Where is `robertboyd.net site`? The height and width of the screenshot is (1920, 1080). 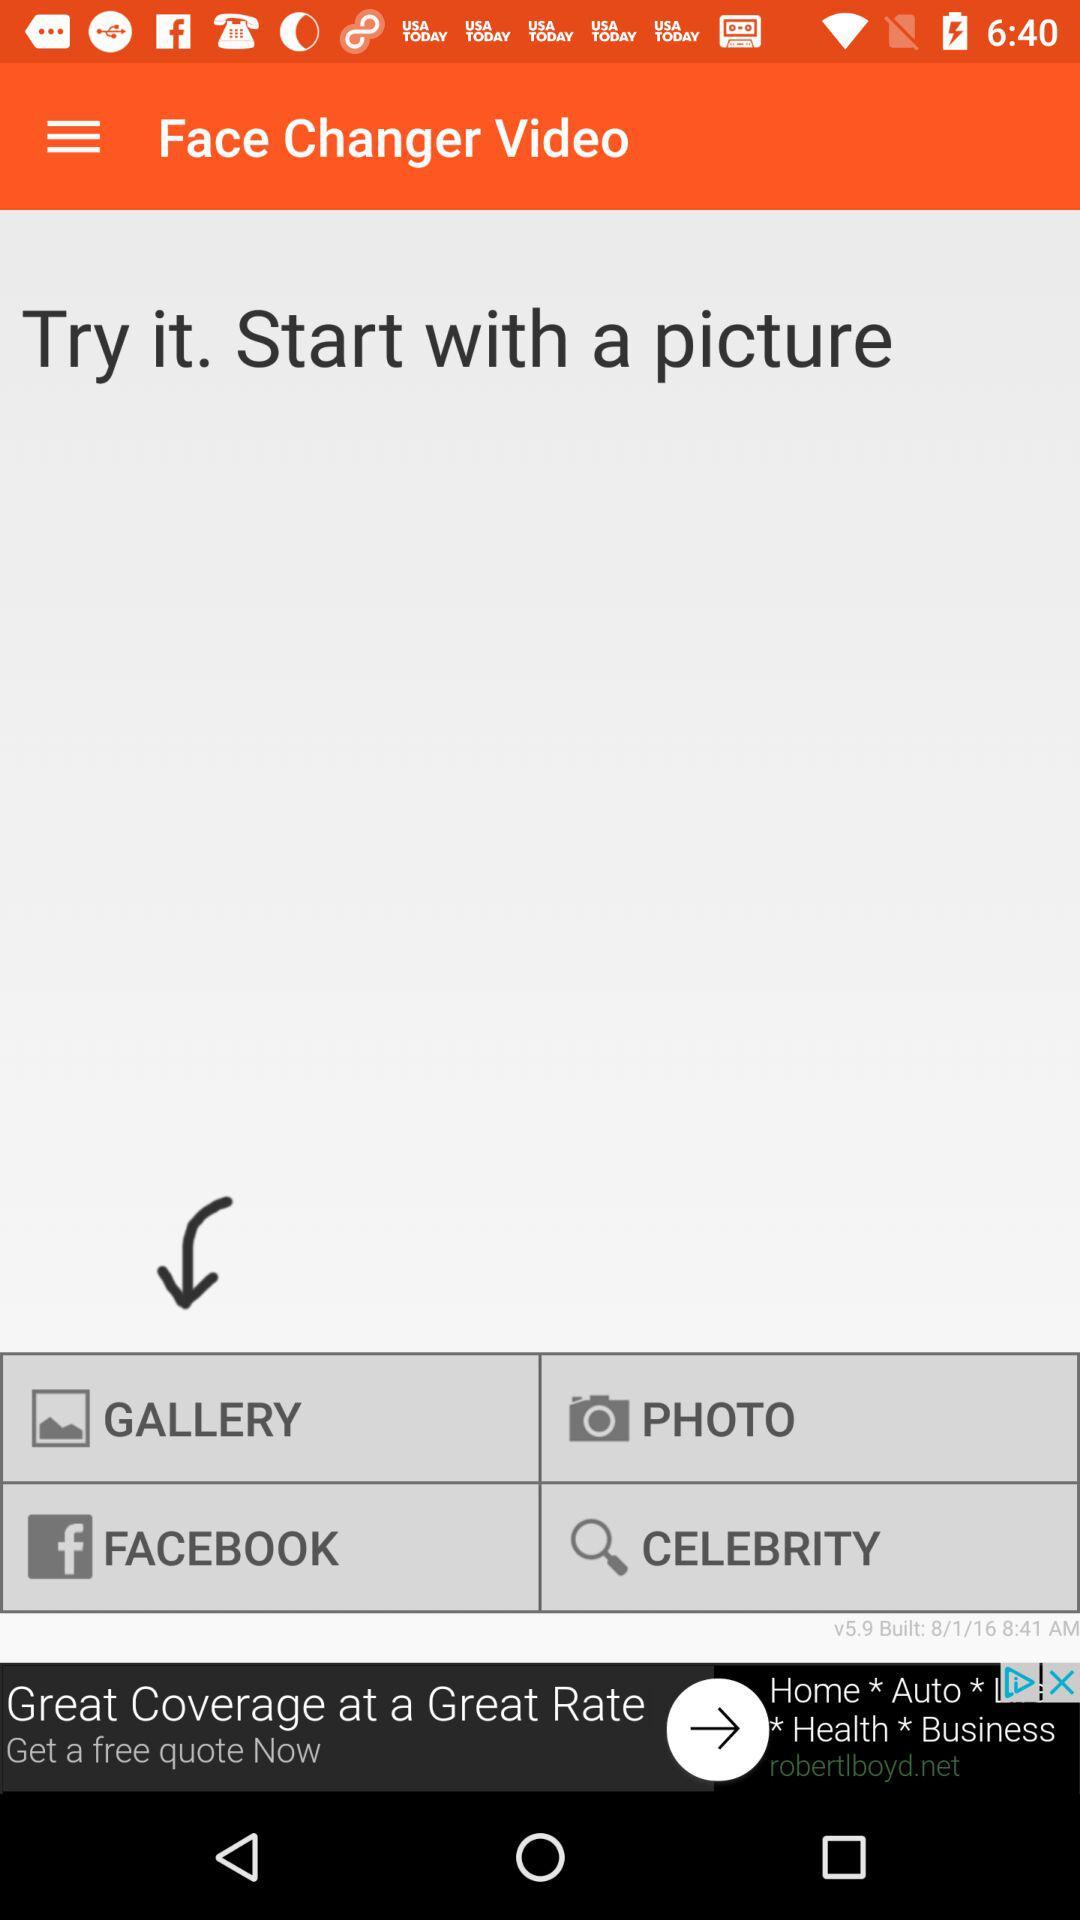
robertboyd.net site is located at coordinates (540, 1727).